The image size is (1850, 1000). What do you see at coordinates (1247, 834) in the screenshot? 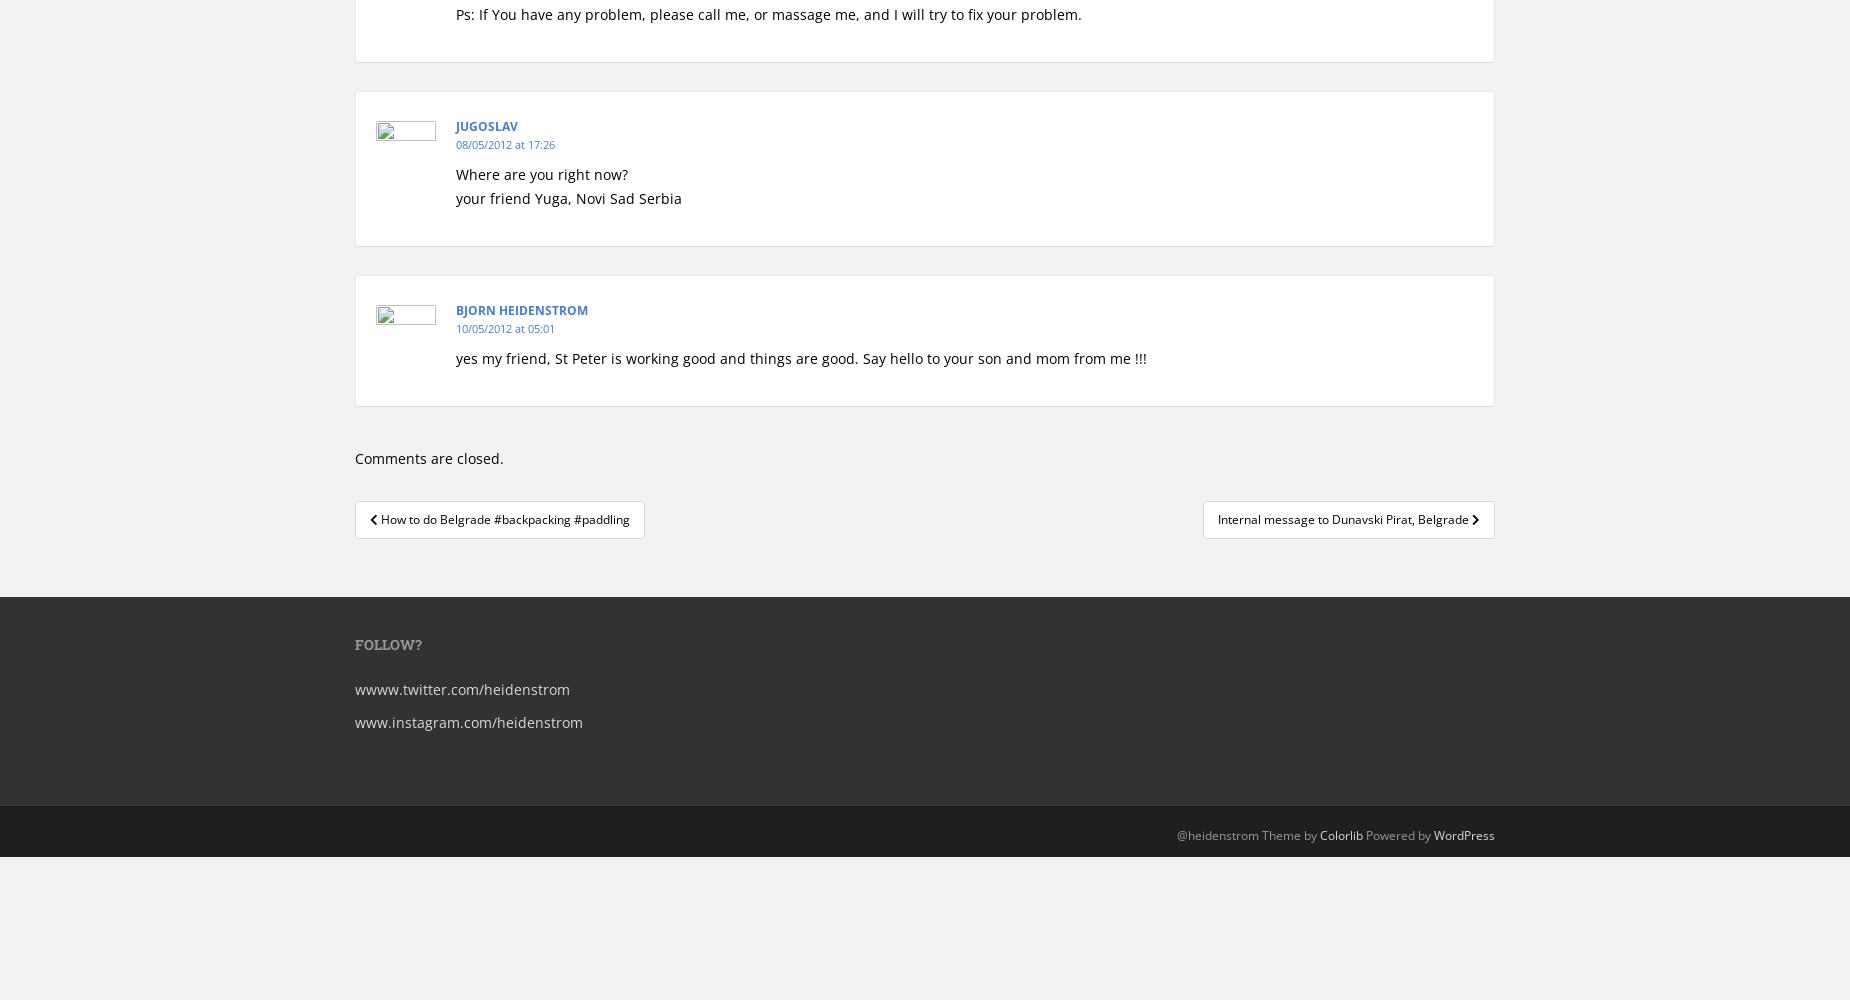
I see `'@heidenstrom						Theme by'` at bounding box center [1247, 834].